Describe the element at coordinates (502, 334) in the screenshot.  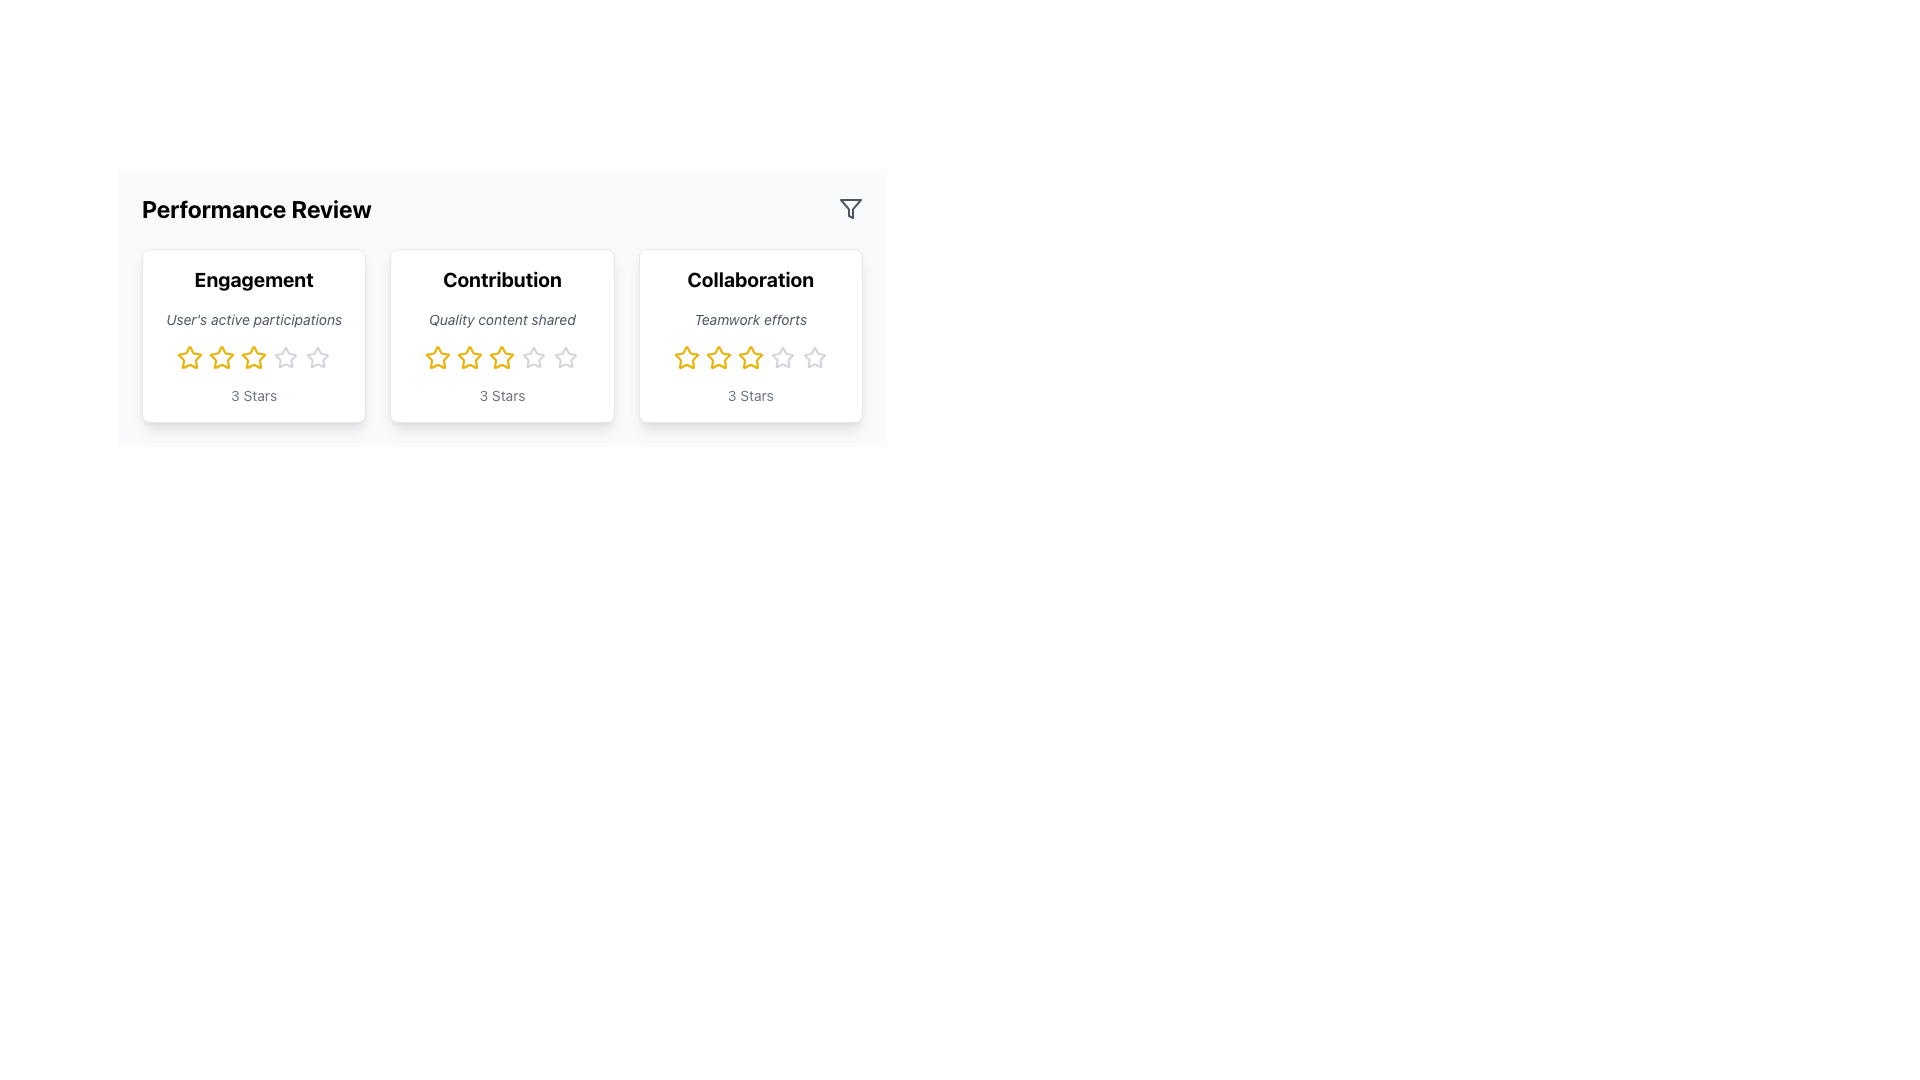
I see `the rating in the central section of the grid under 'Performance Review', which displays 'Contribution' with its corresponding 5-star rating system` at that location.